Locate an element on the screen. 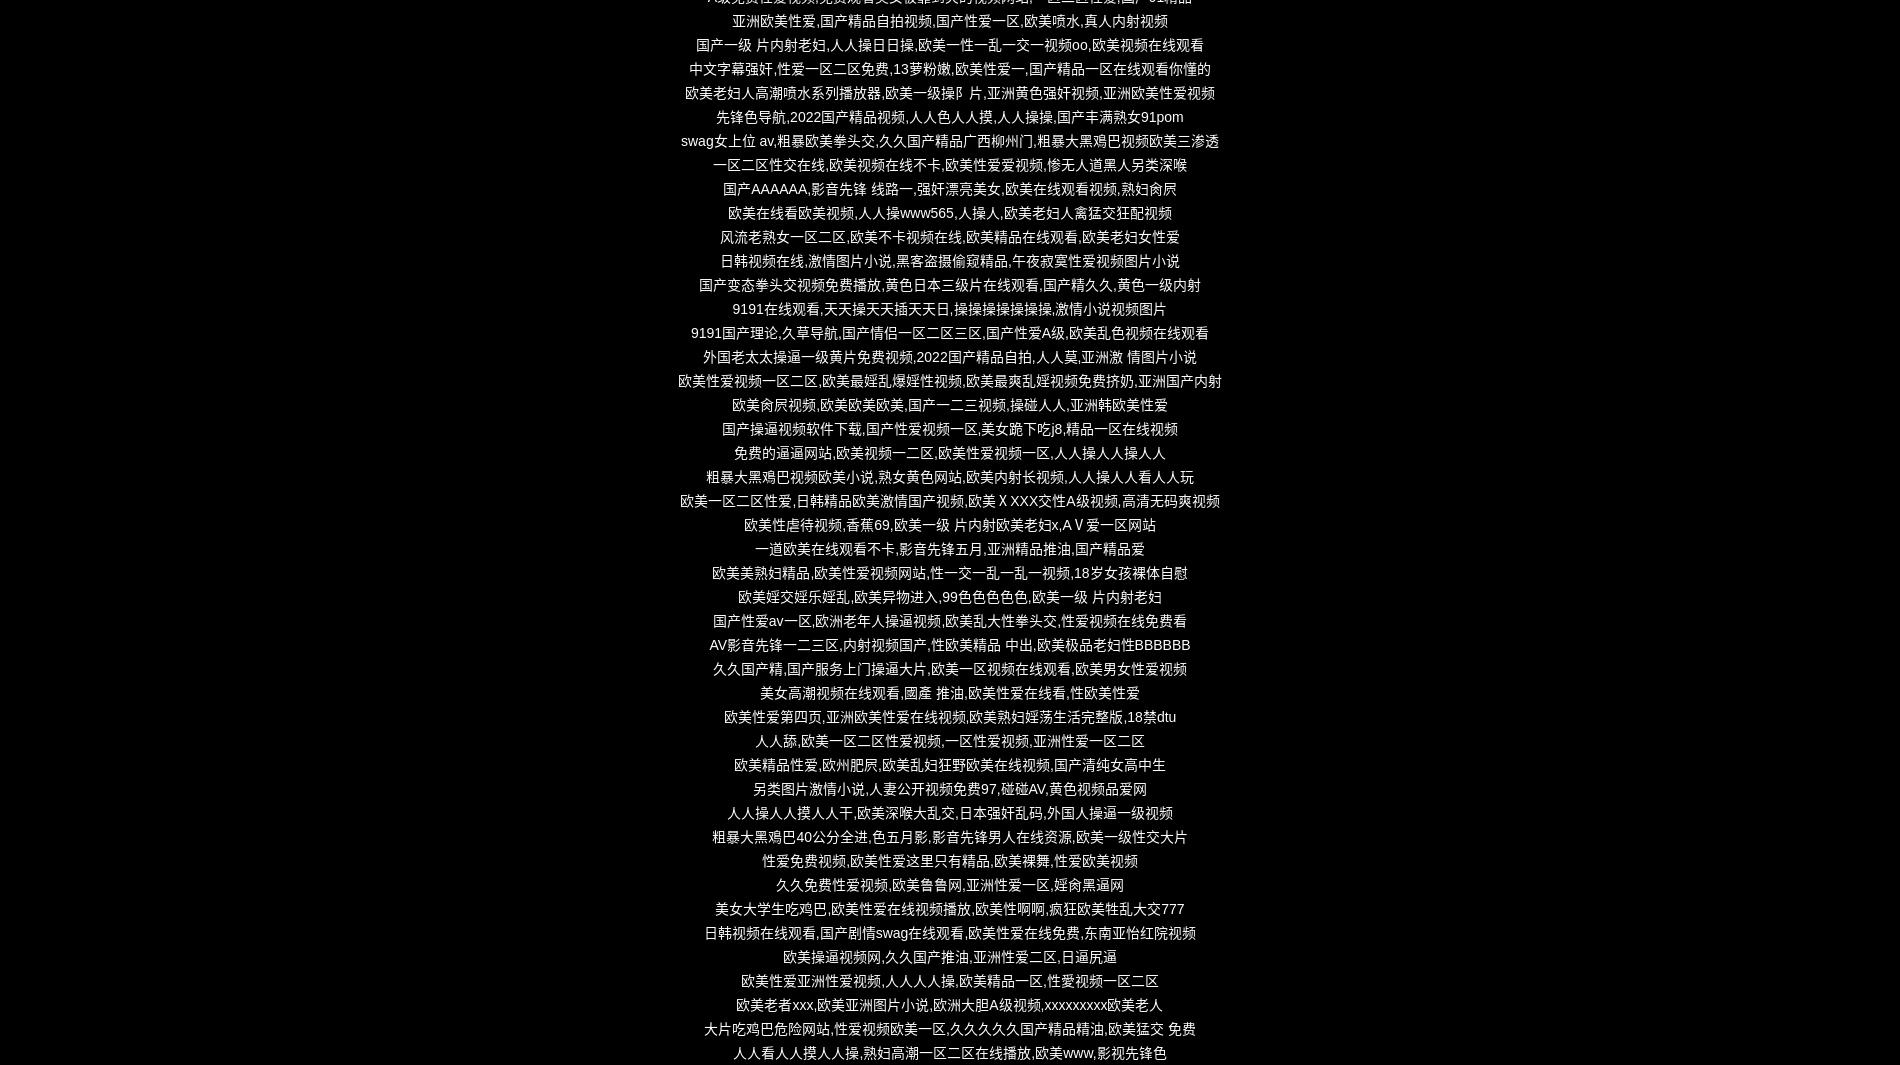 Image resolution: width=1900 pixels, height=1065 pixels. '国产AAAAAA,影音先锋 线路一,强奸漂亮美女,欧美在线观看视频,熟妇肏屄' is located at coordinates (948, 188).